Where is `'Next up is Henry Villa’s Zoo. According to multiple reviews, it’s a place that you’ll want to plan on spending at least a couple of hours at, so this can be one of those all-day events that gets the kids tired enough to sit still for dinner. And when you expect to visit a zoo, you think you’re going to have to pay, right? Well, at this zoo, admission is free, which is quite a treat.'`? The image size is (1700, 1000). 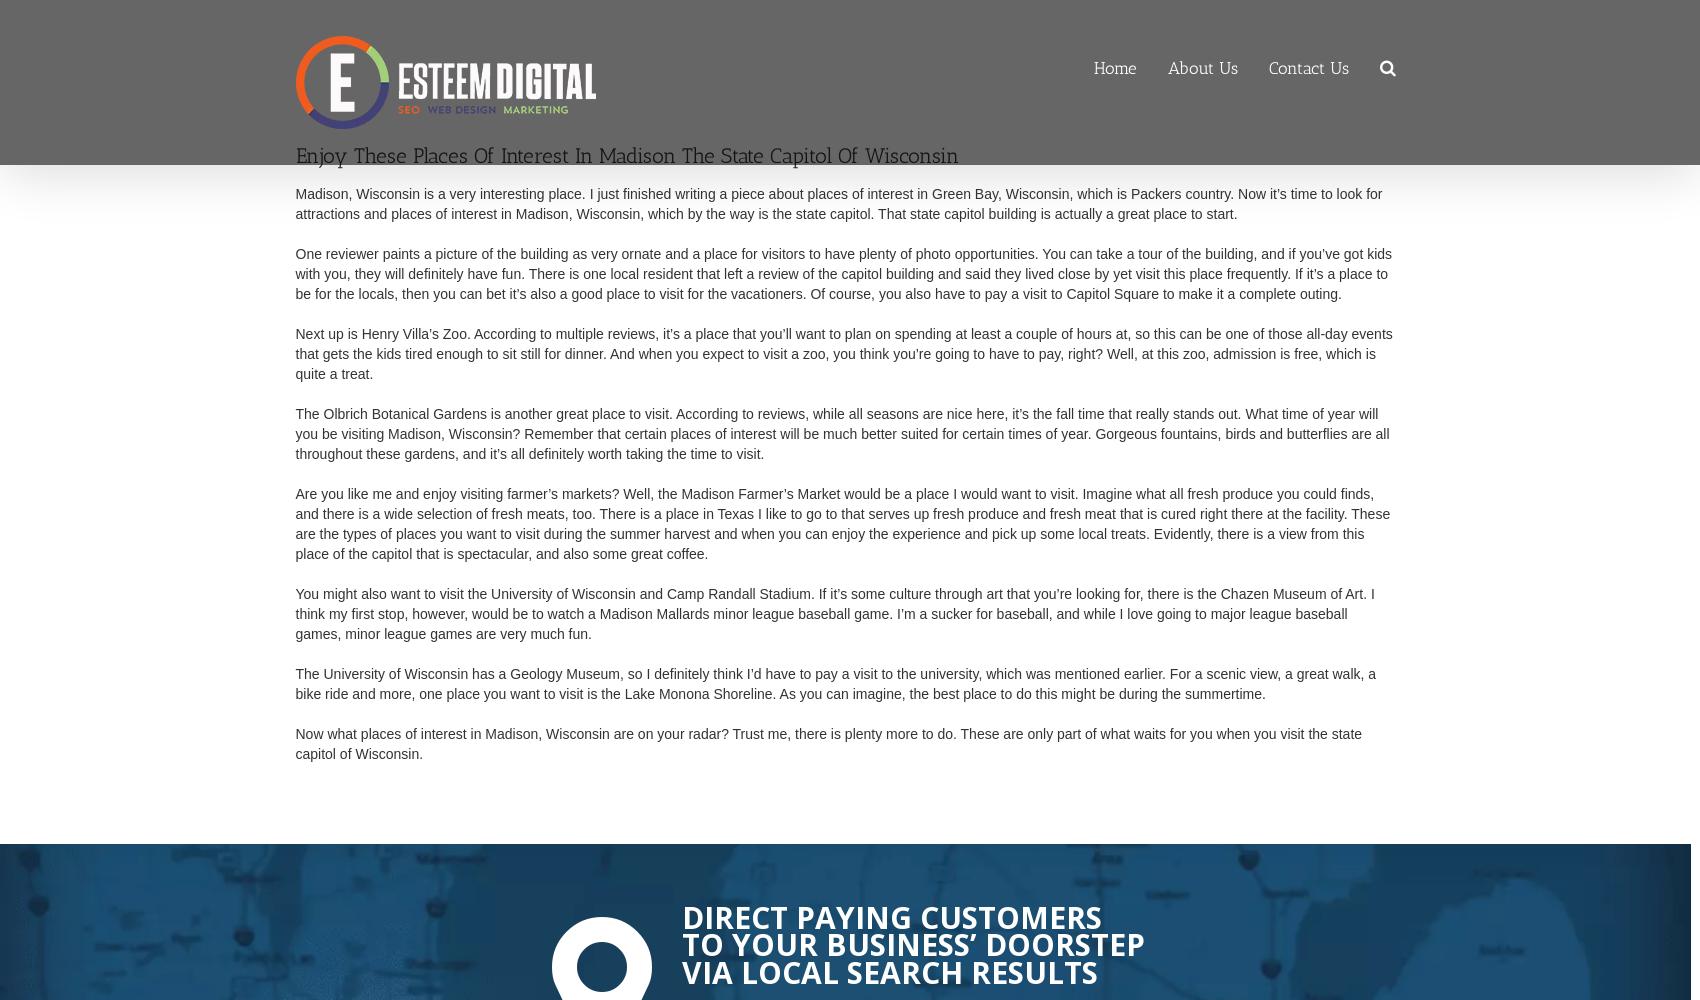
'Next up is Henry Villa’s Zoo. According to multiple reviews, it’s a place that you’ll want to plan on spending at least a couple of hours at, so this can be one of those all-day events that gets the kids tired enough to sit still for dinner. And when you expect to visit a zoo, you think you’re going to have to pay, right? Well, at this zoo, admission is free, which is quite a treat.' is located at coordinates (842, 352).